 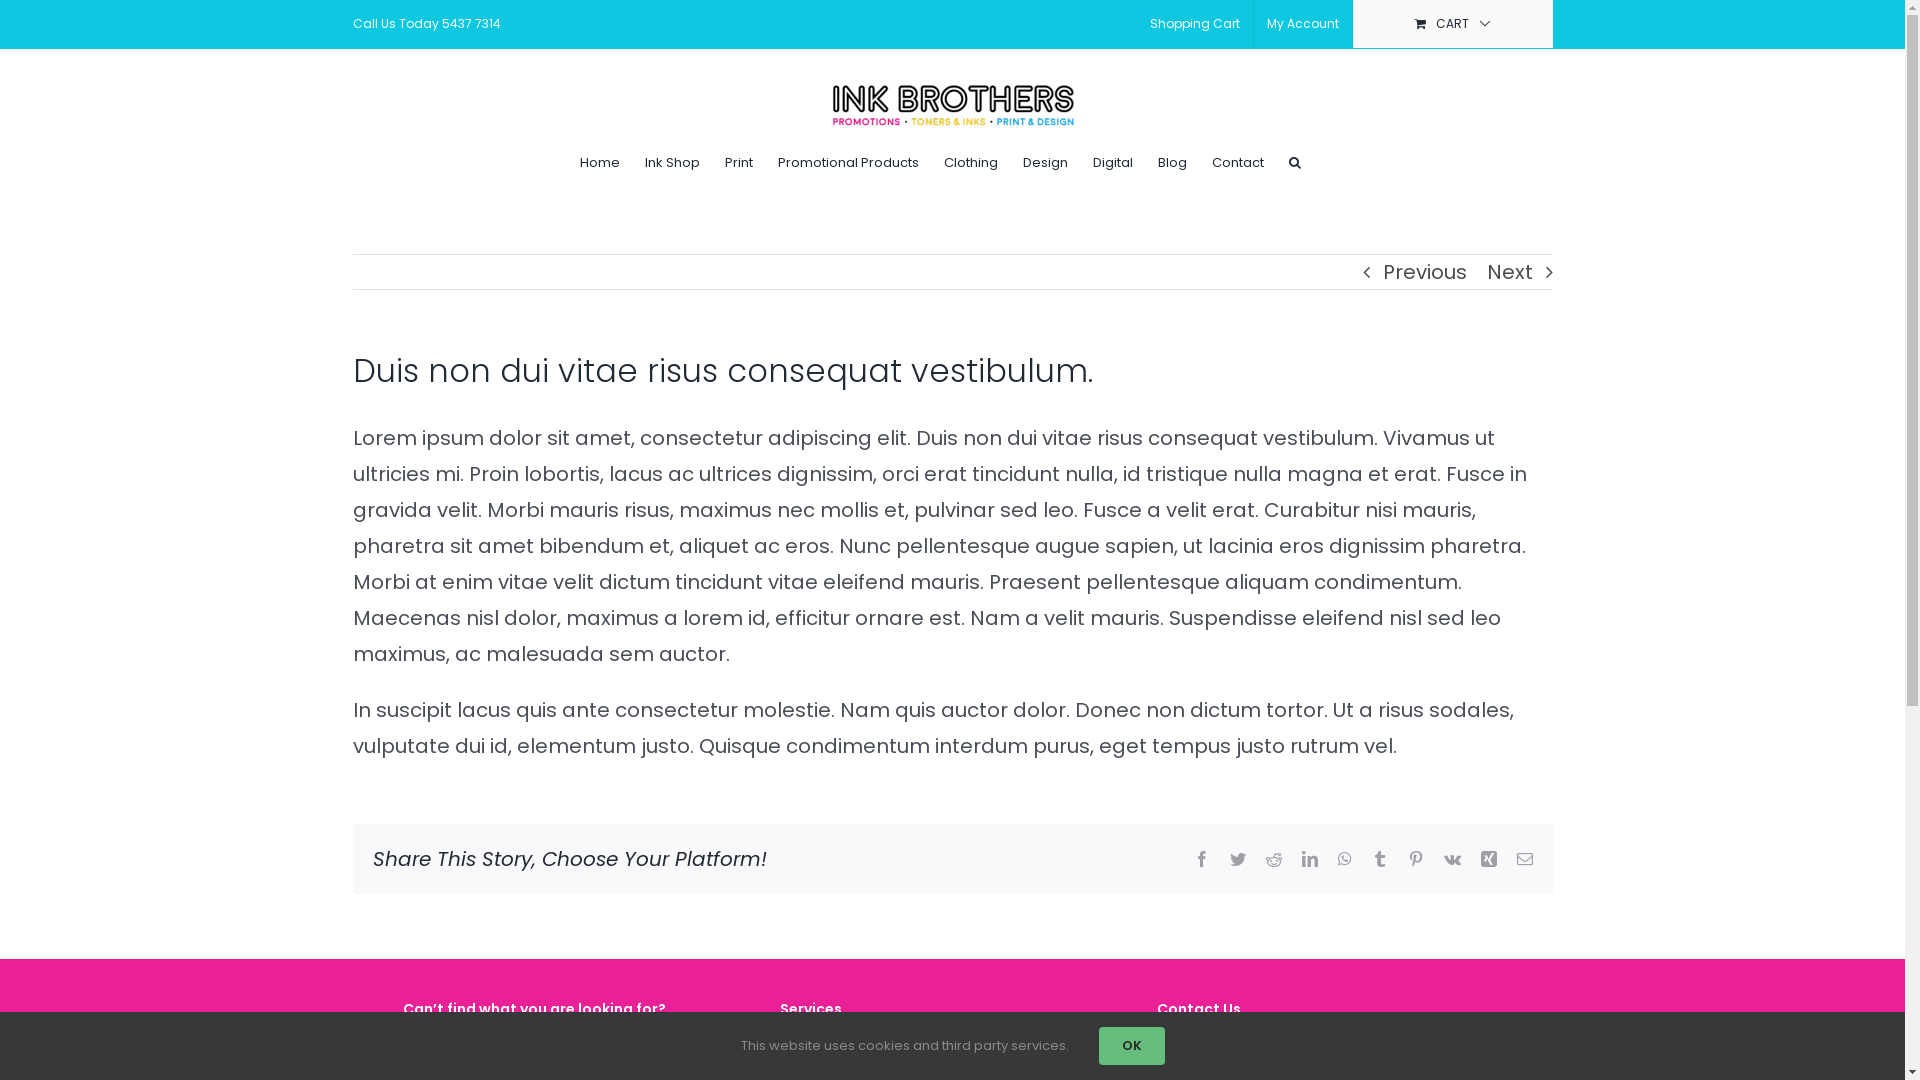 What do you see at coordinates (1111, 161) in the screenshot?
I see `'Digital'` at bounding box center [1111, 161].